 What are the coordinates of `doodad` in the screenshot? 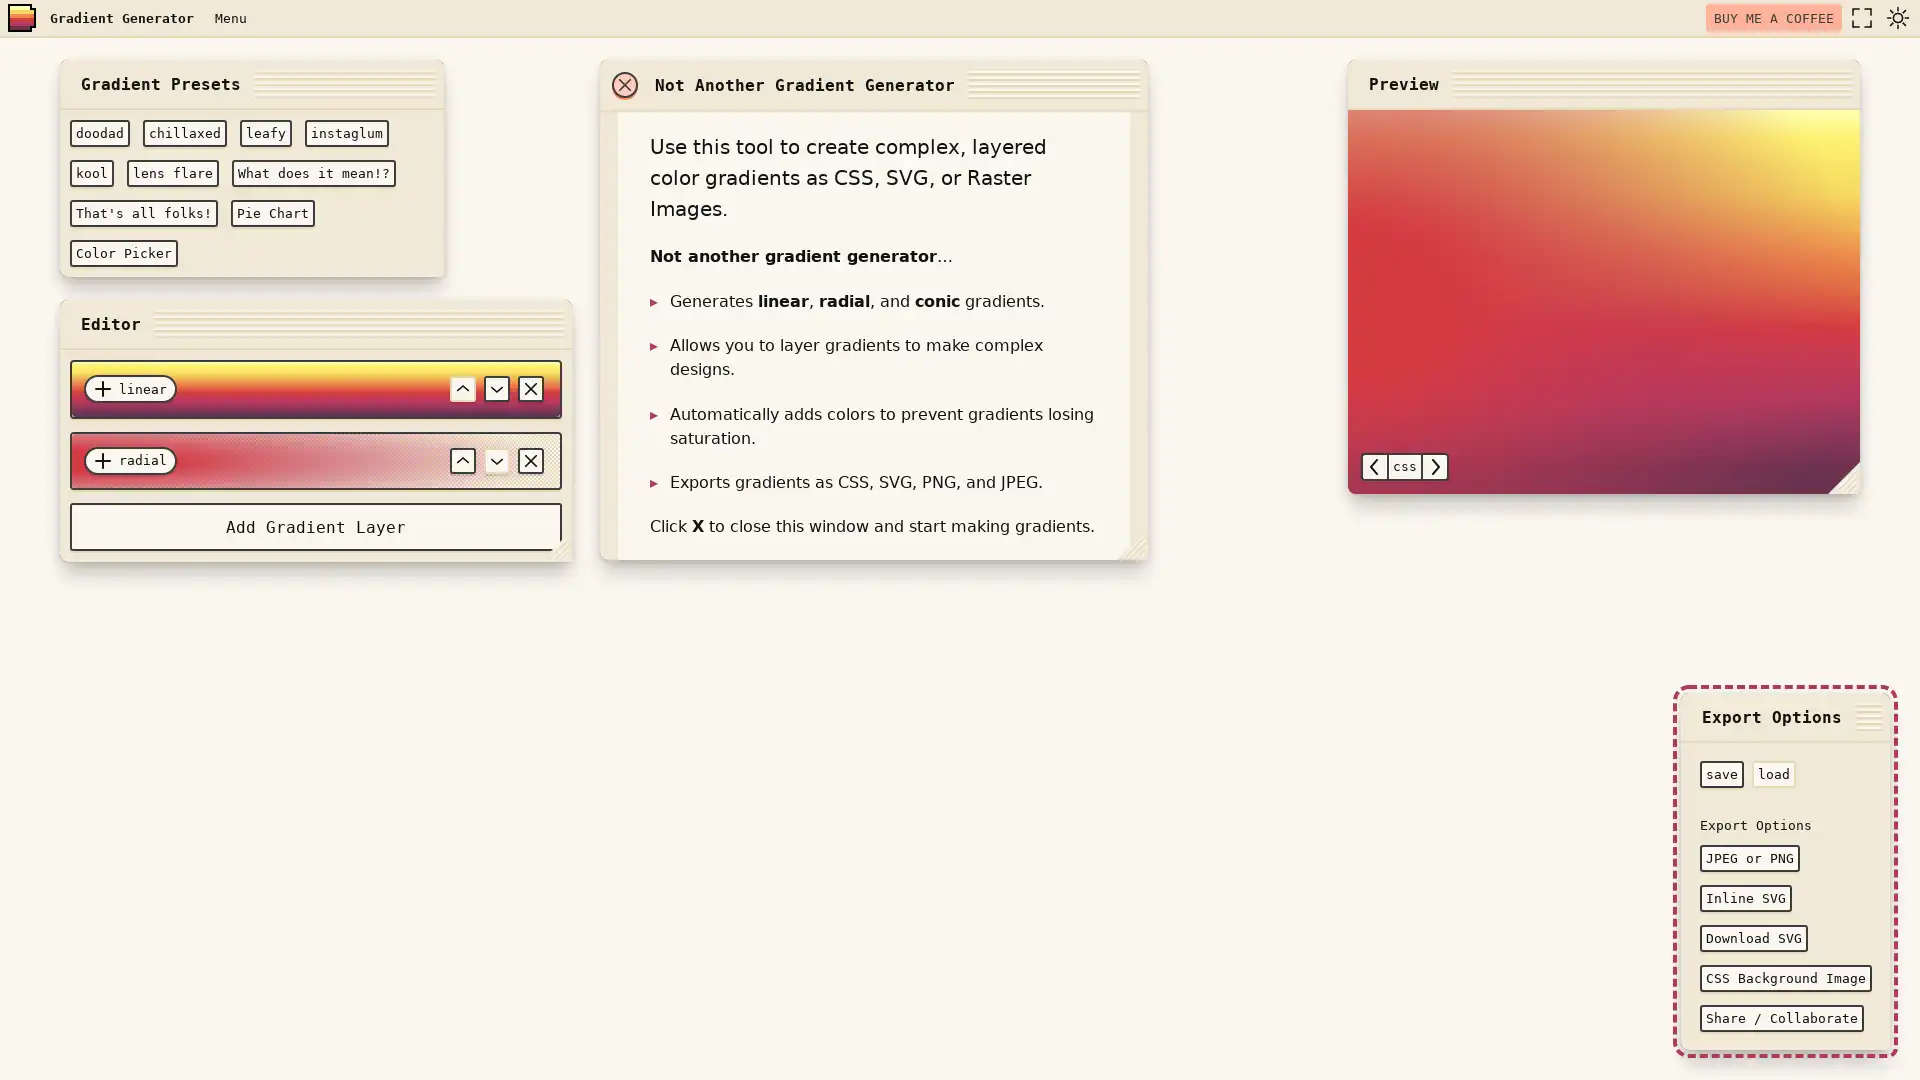 It's located at (99, 133).